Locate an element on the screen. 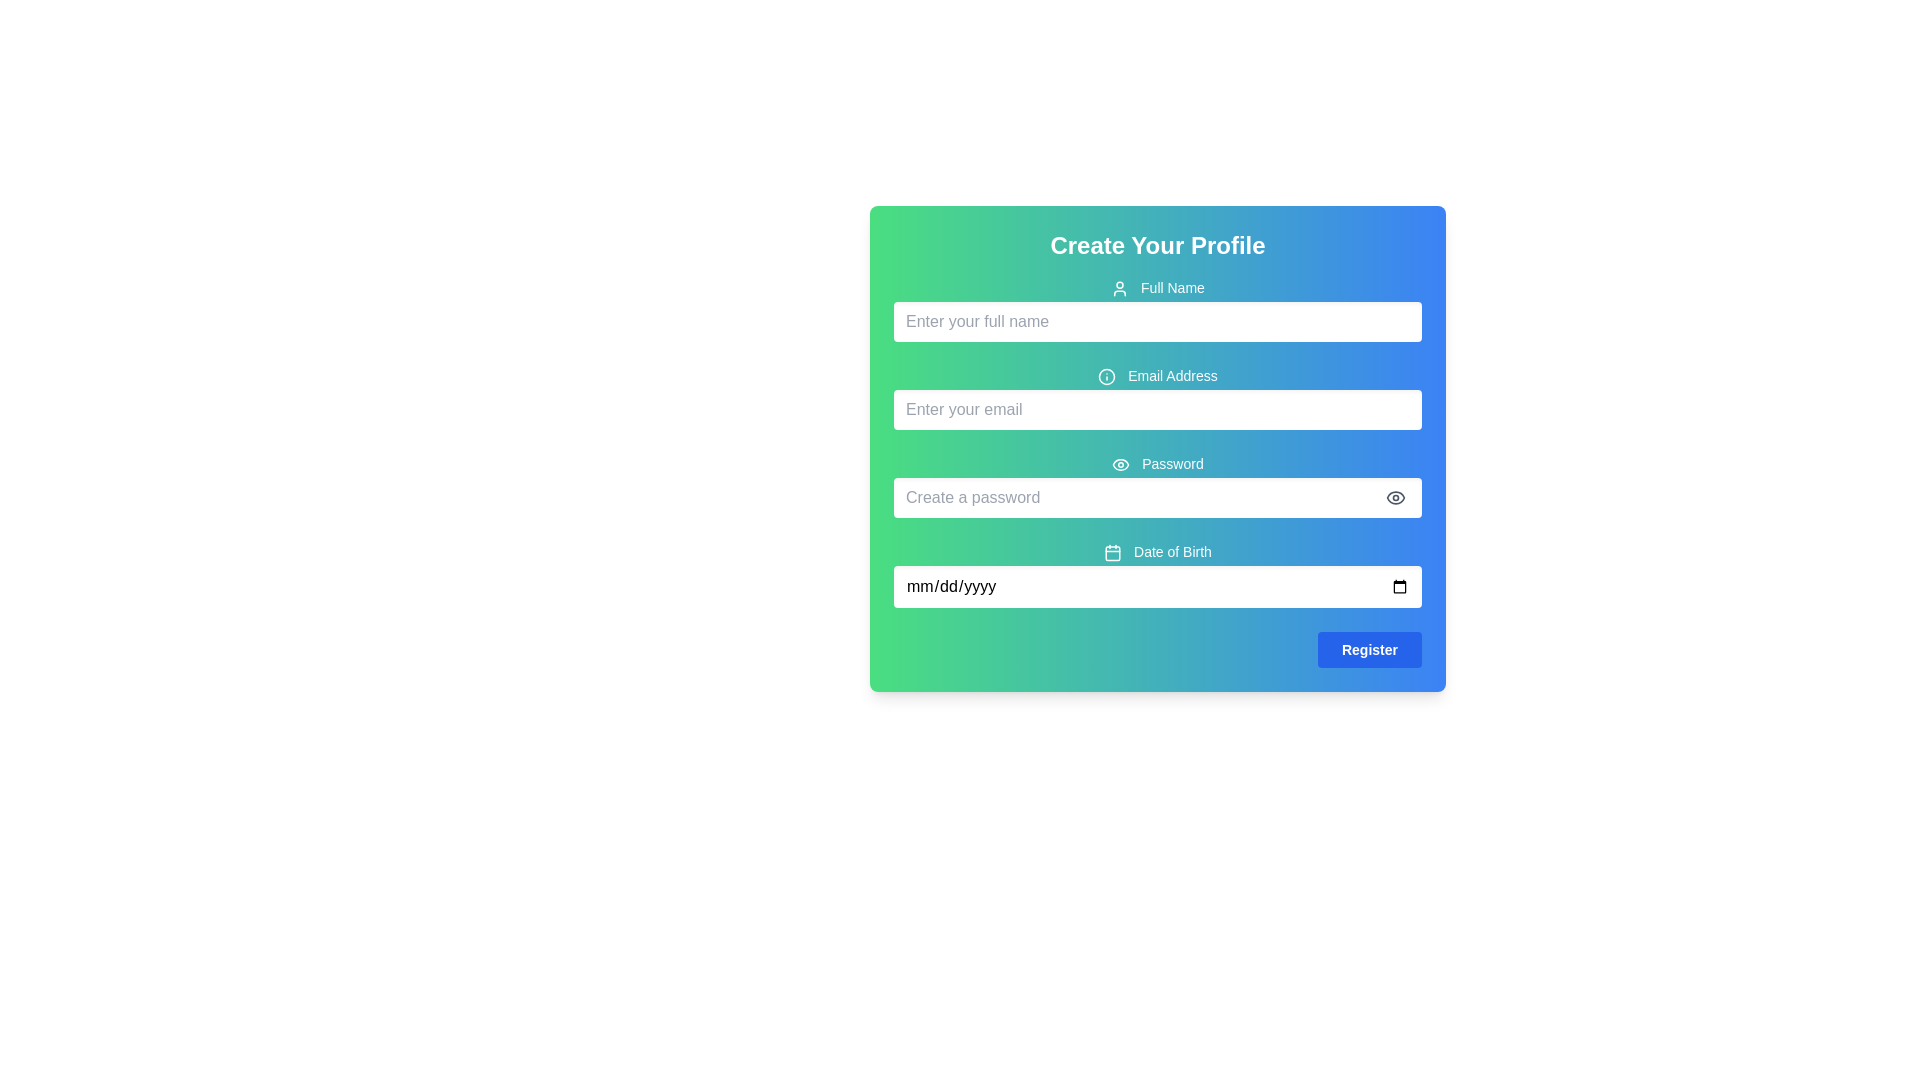  the eye icon associated with the password input field is located at coordinates (1157, 486).